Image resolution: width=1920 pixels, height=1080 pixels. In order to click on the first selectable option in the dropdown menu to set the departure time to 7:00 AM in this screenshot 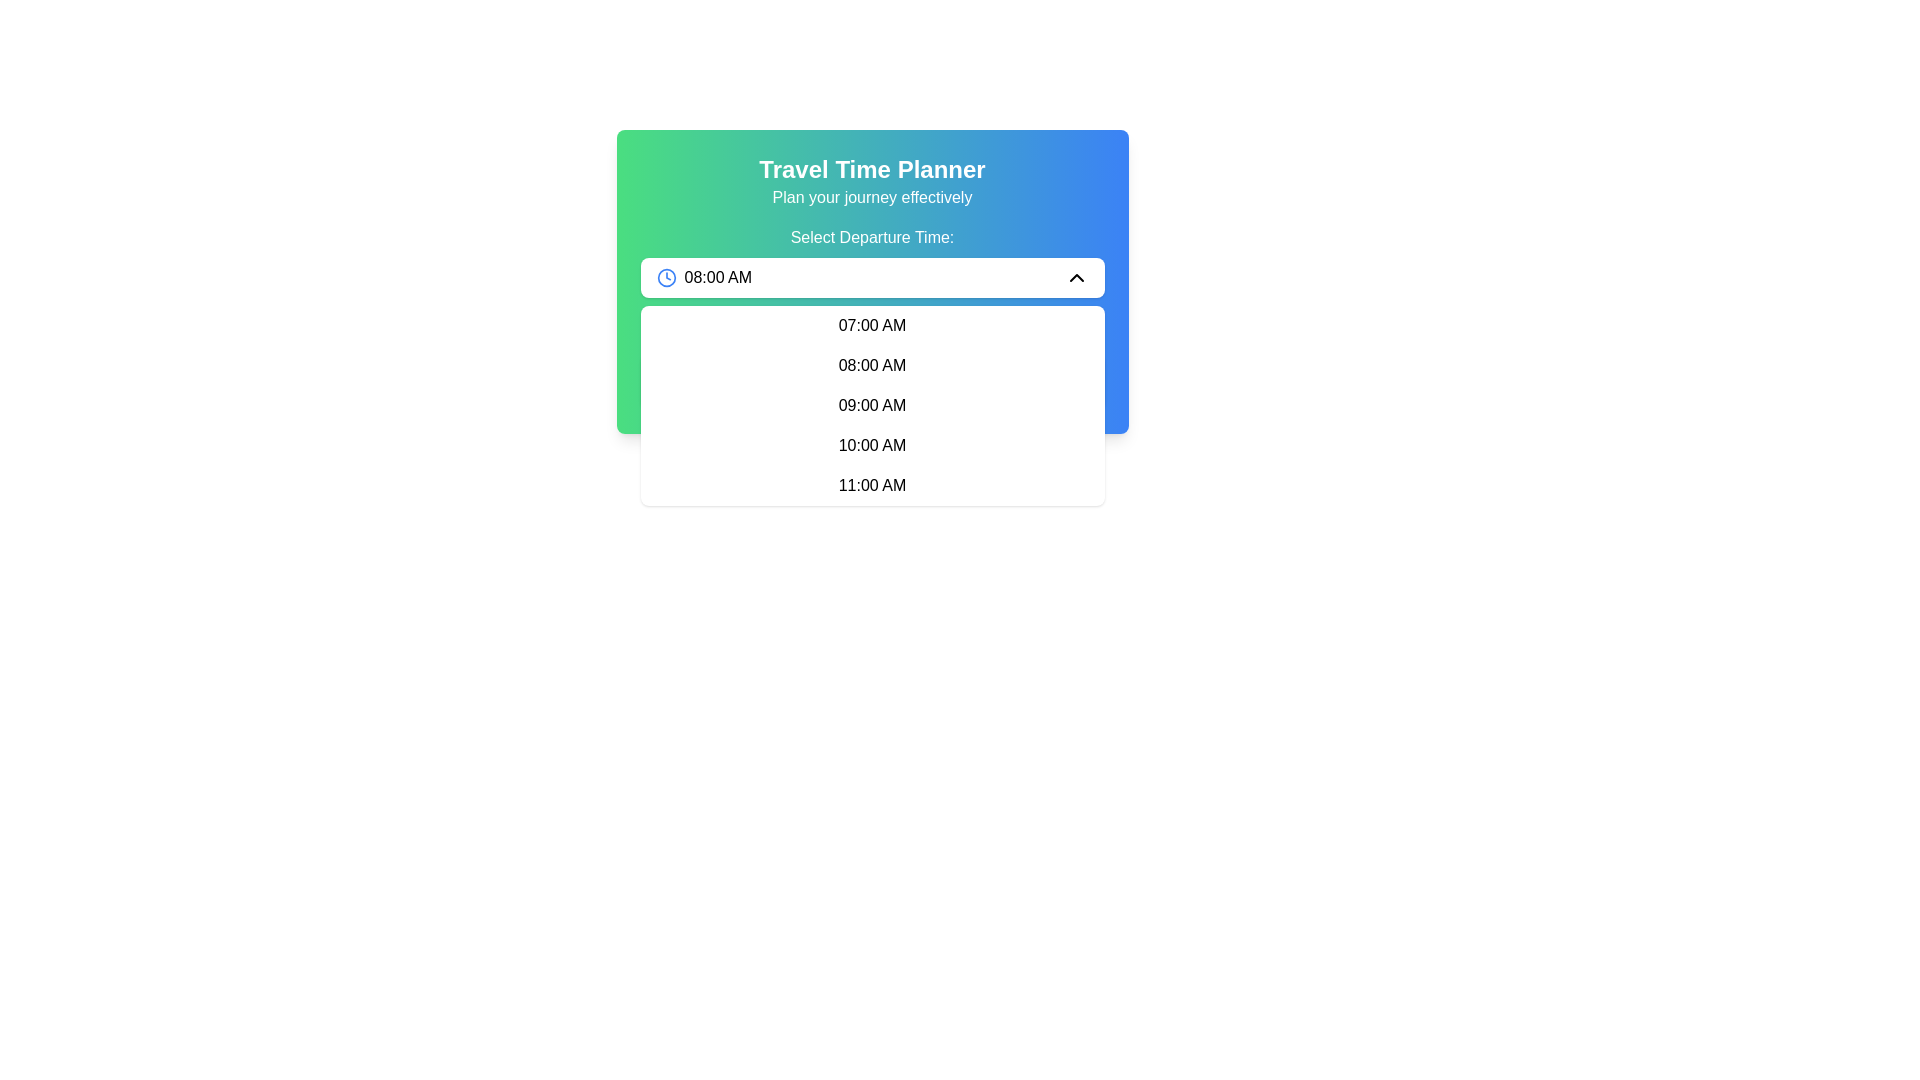, I will do `click(872, 325)`.